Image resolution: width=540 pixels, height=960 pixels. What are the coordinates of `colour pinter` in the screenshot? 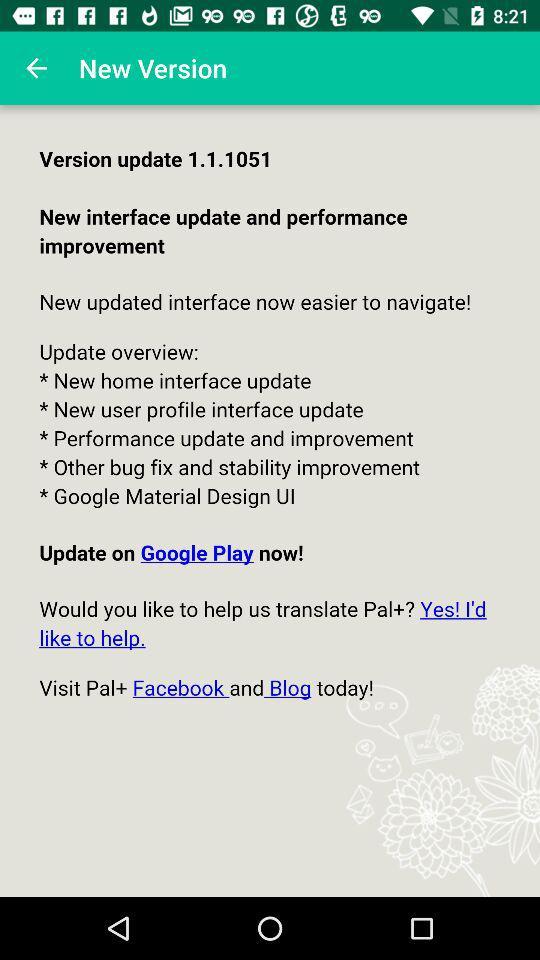 It's located at (270, 500).